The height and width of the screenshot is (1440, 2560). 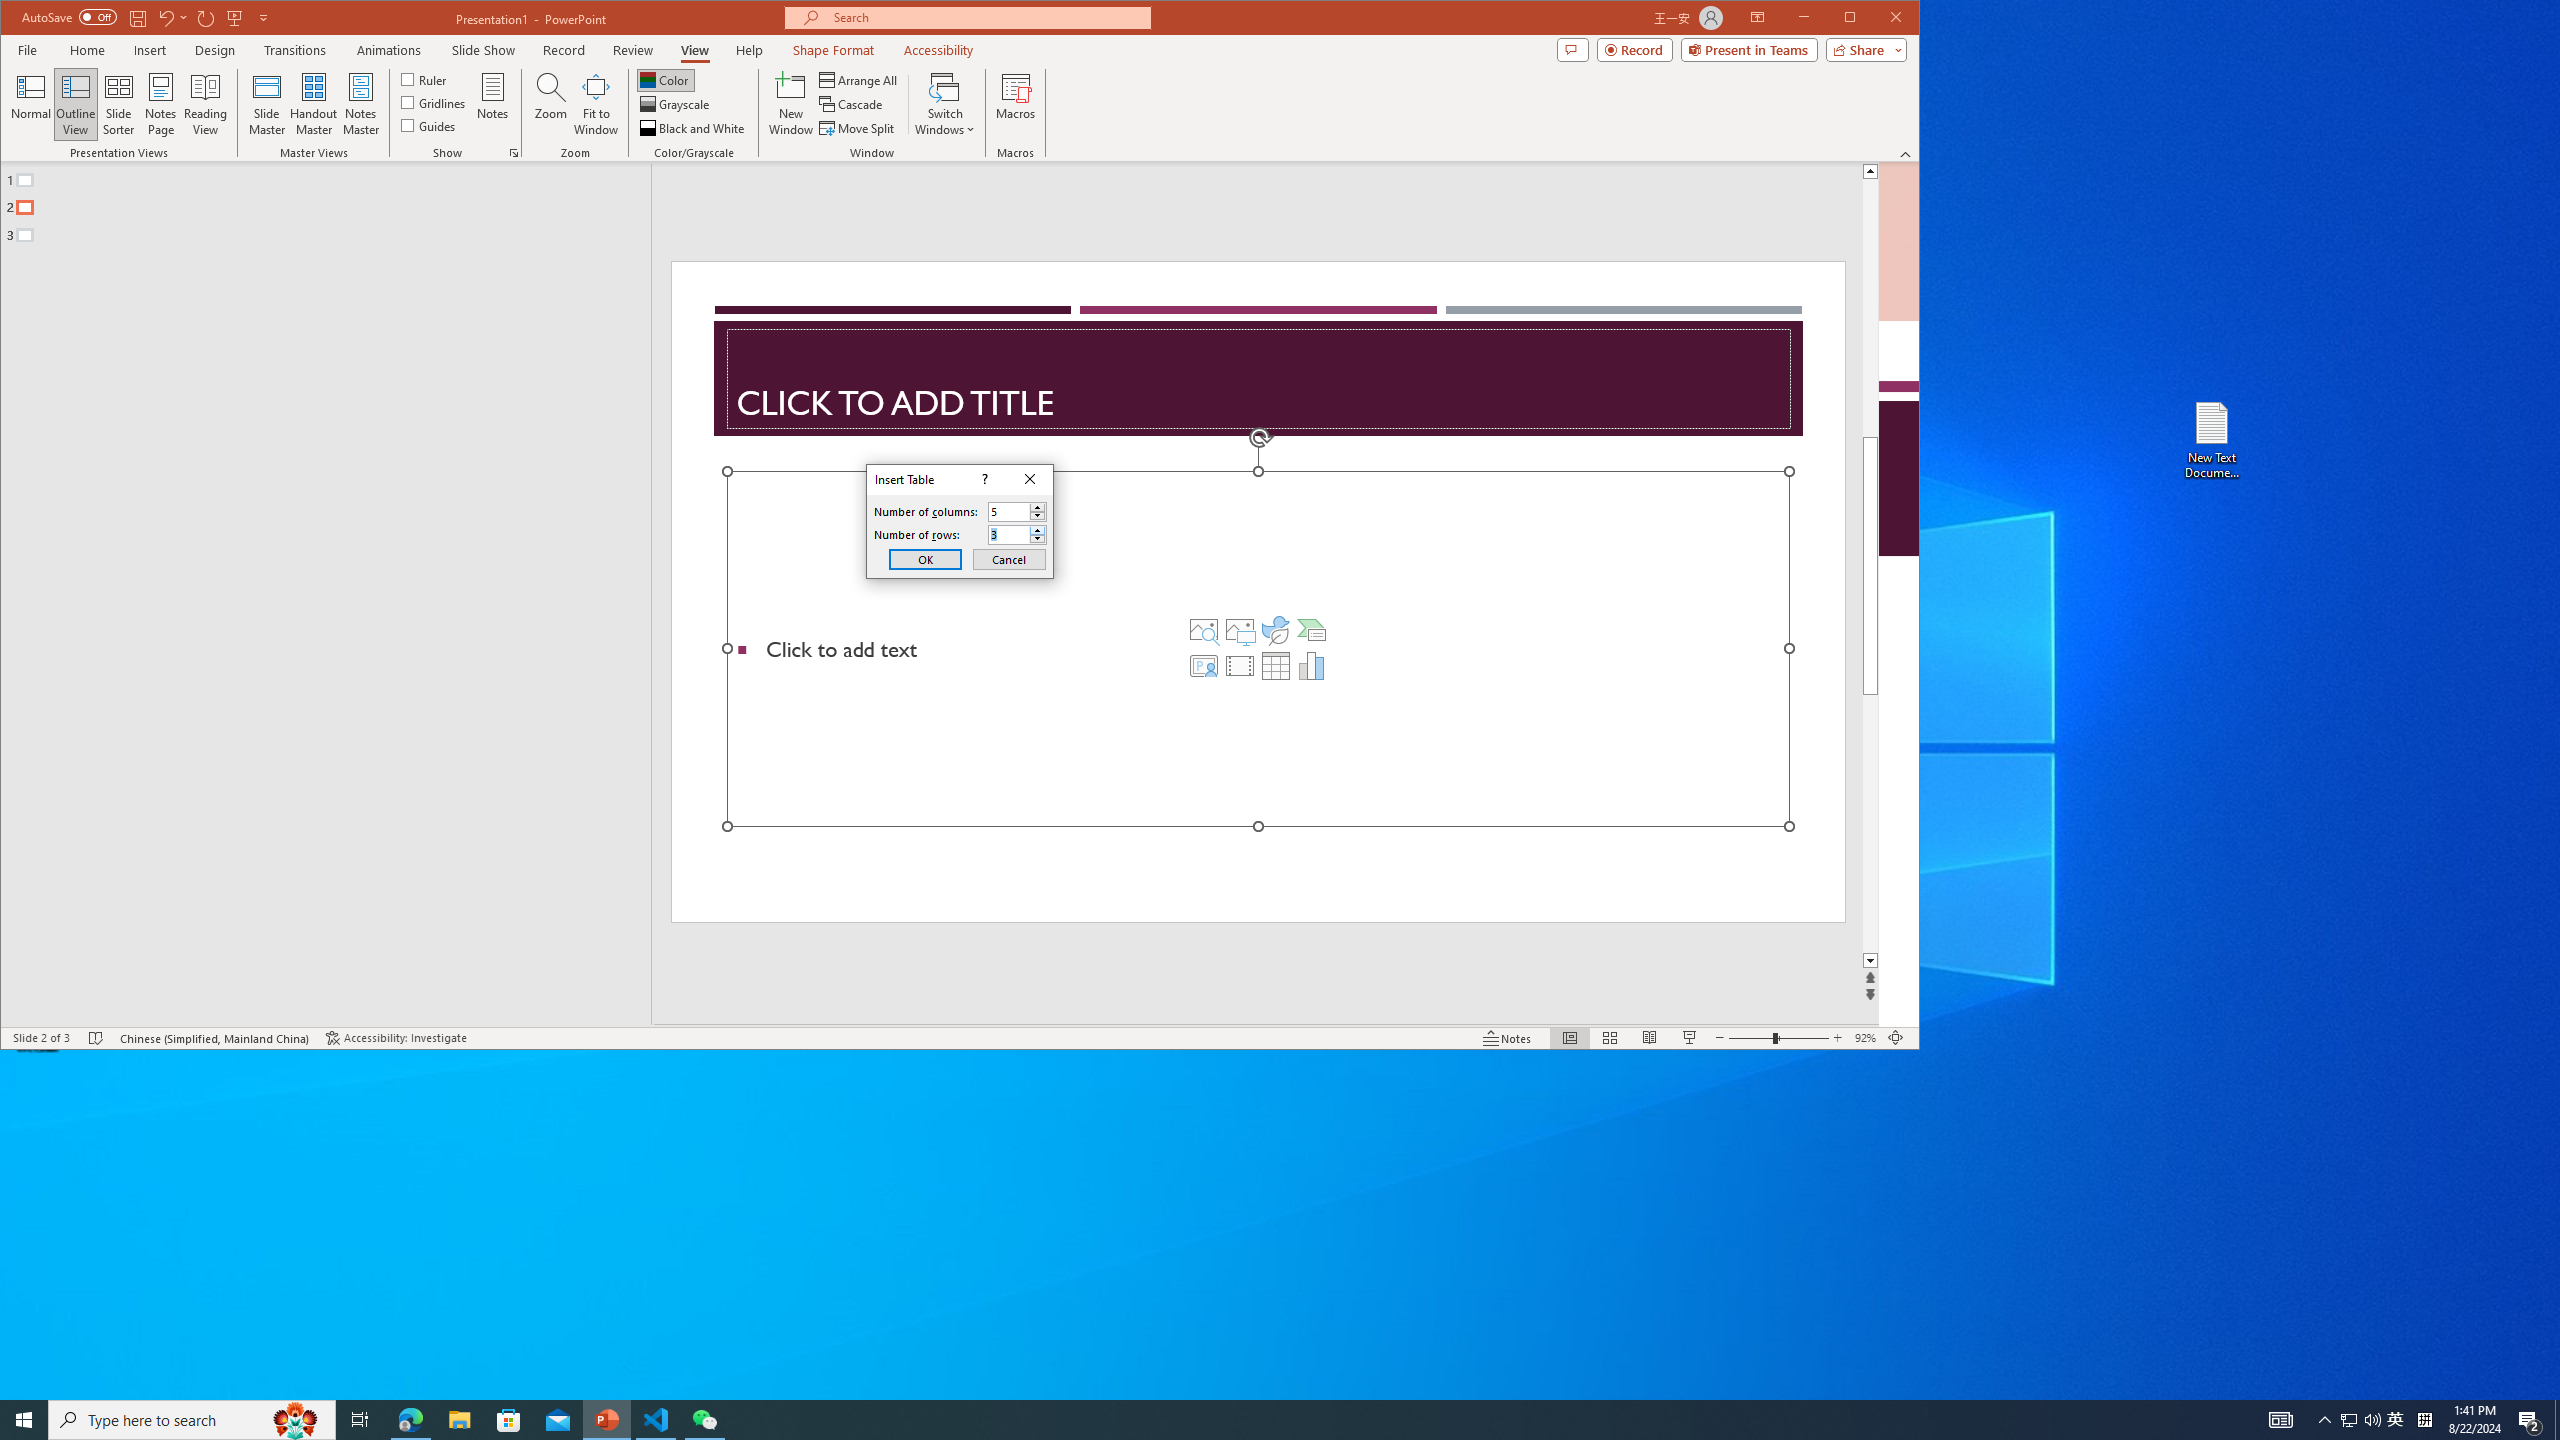 I want to click on 'Insert Video', so click(x=1239, y=666).